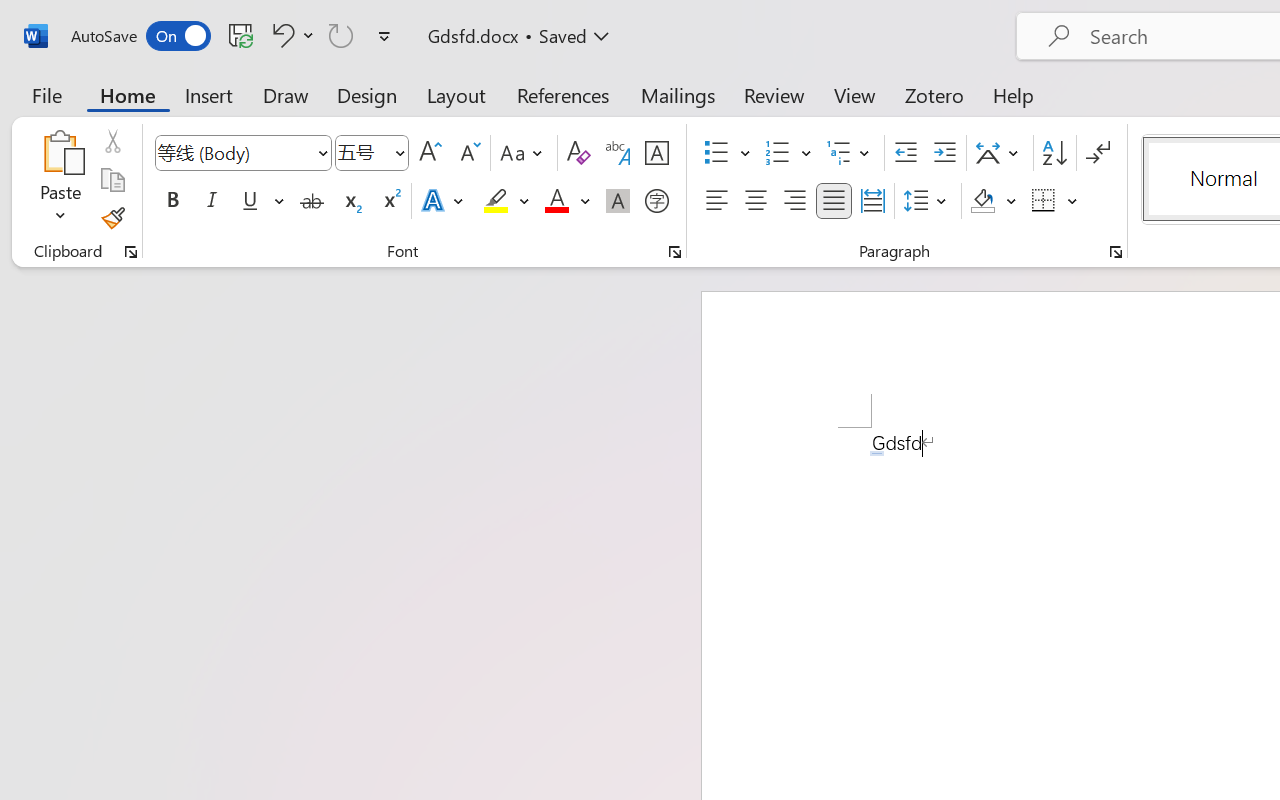  Describe the element at coordinates (834, 201) in the screenshot. I see `'Justify'` at that location.